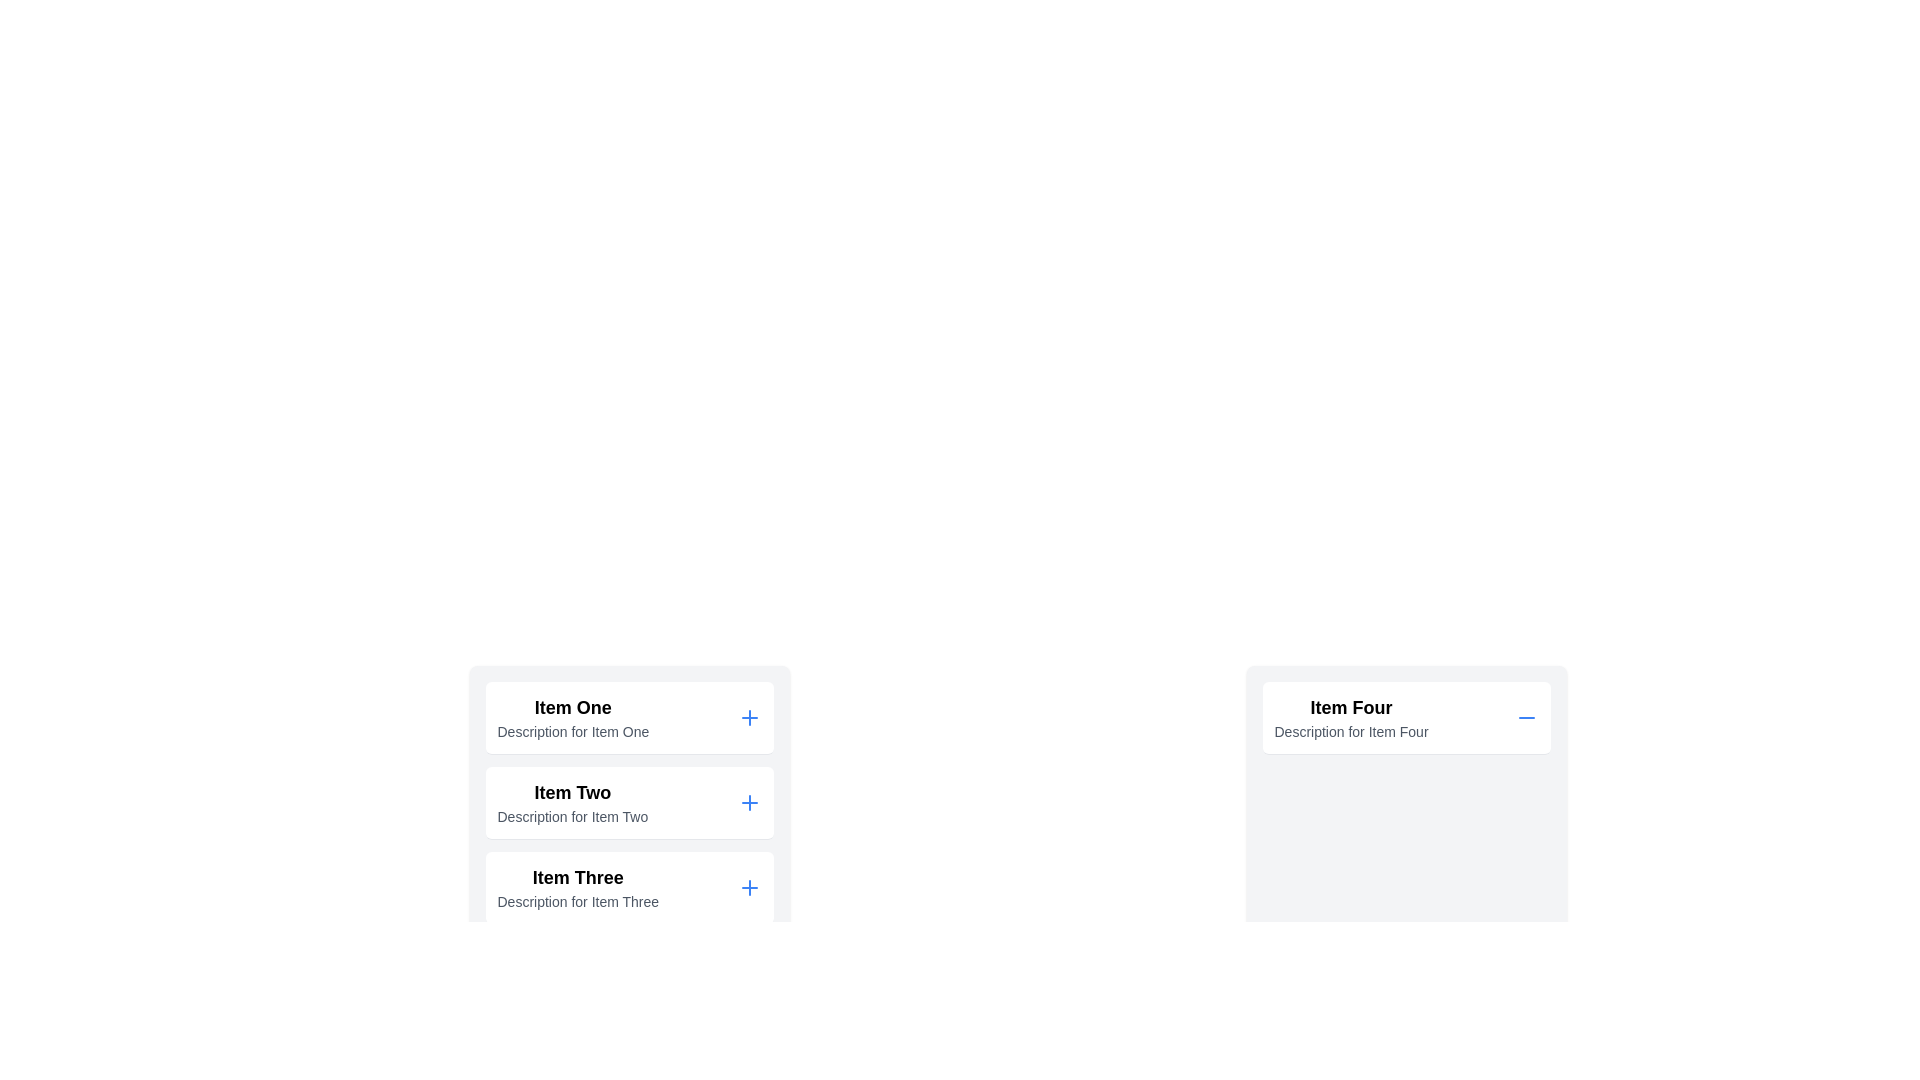  Describe the element at coordinates (748, 886) in the screenshot. I see `the plus button next to Item Three in the source list to transfer it to the target list` at that location.